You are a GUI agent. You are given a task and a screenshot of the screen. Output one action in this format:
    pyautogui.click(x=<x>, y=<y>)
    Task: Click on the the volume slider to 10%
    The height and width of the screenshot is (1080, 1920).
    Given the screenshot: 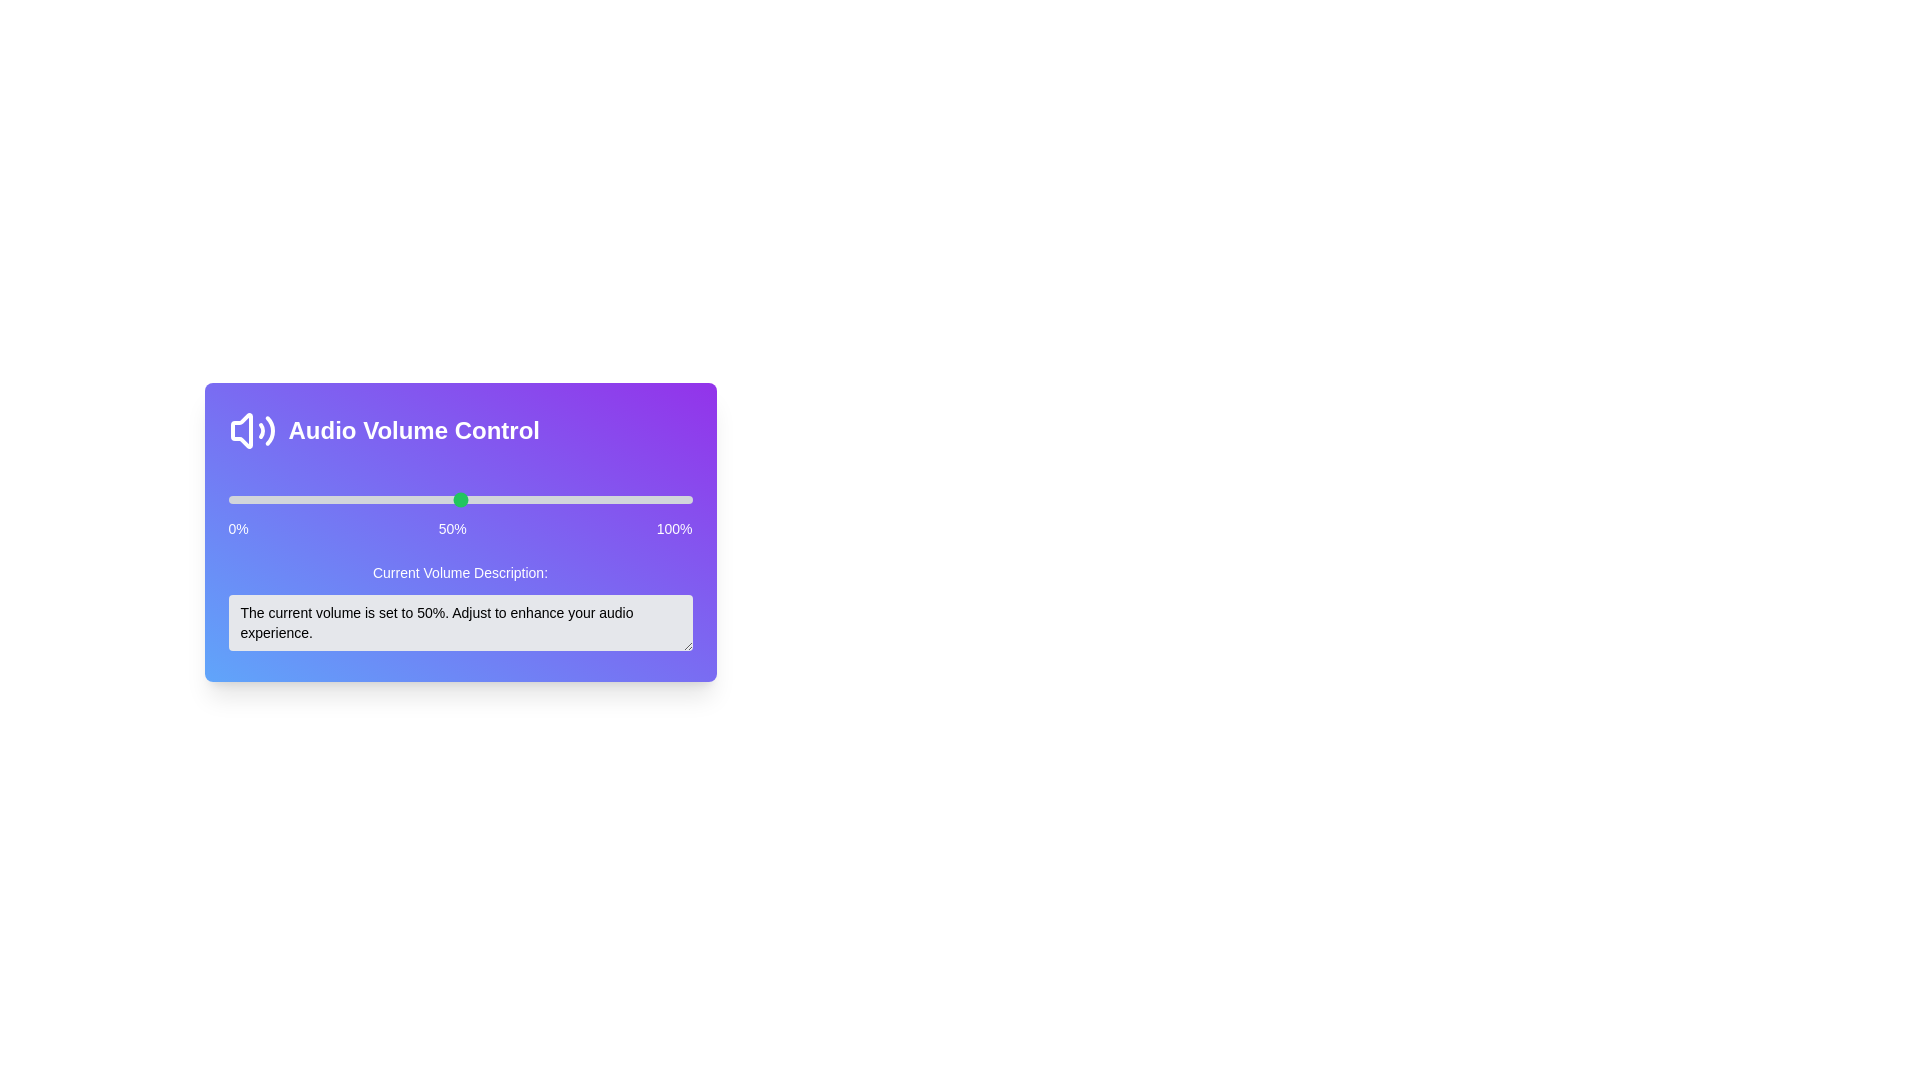 What is the action you would take?
    pyautogui.click(x=273, y=499)
    